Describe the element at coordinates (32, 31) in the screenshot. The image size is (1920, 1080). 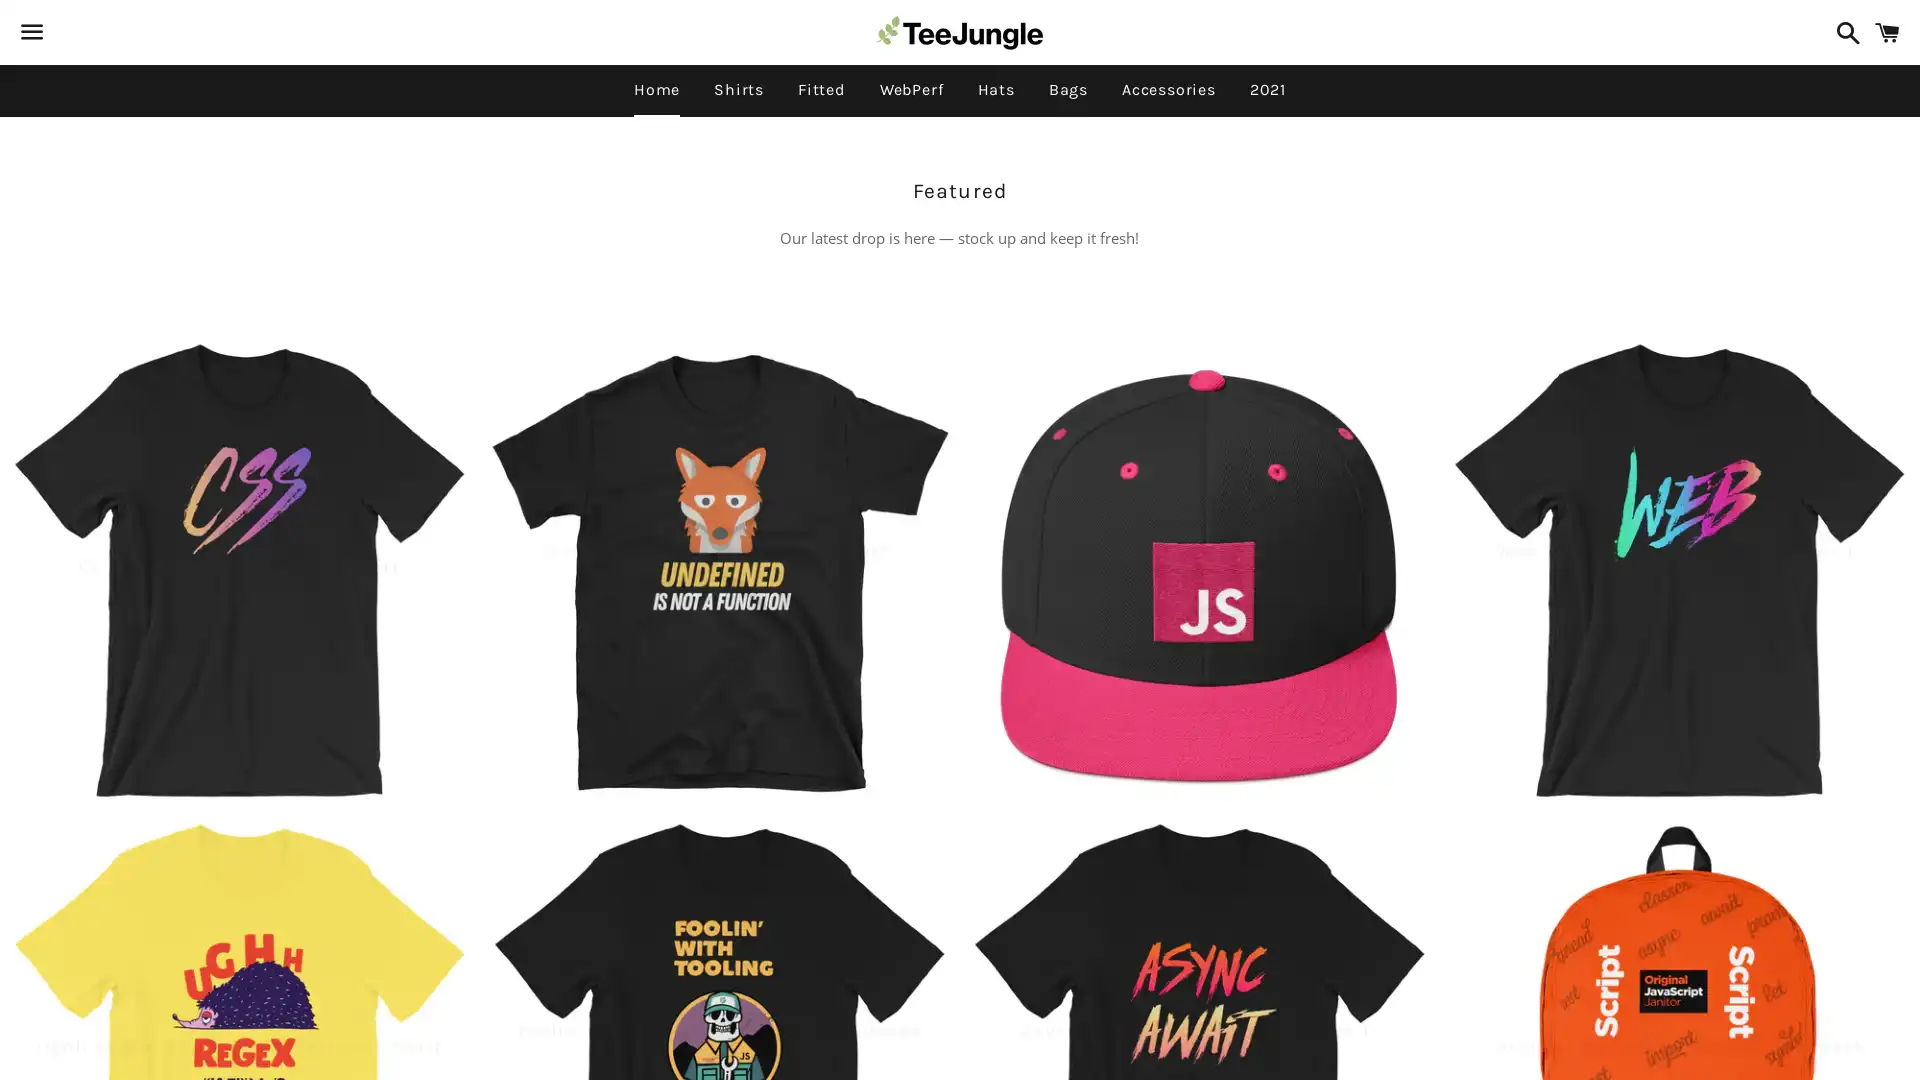
I see `Menu` at that location.